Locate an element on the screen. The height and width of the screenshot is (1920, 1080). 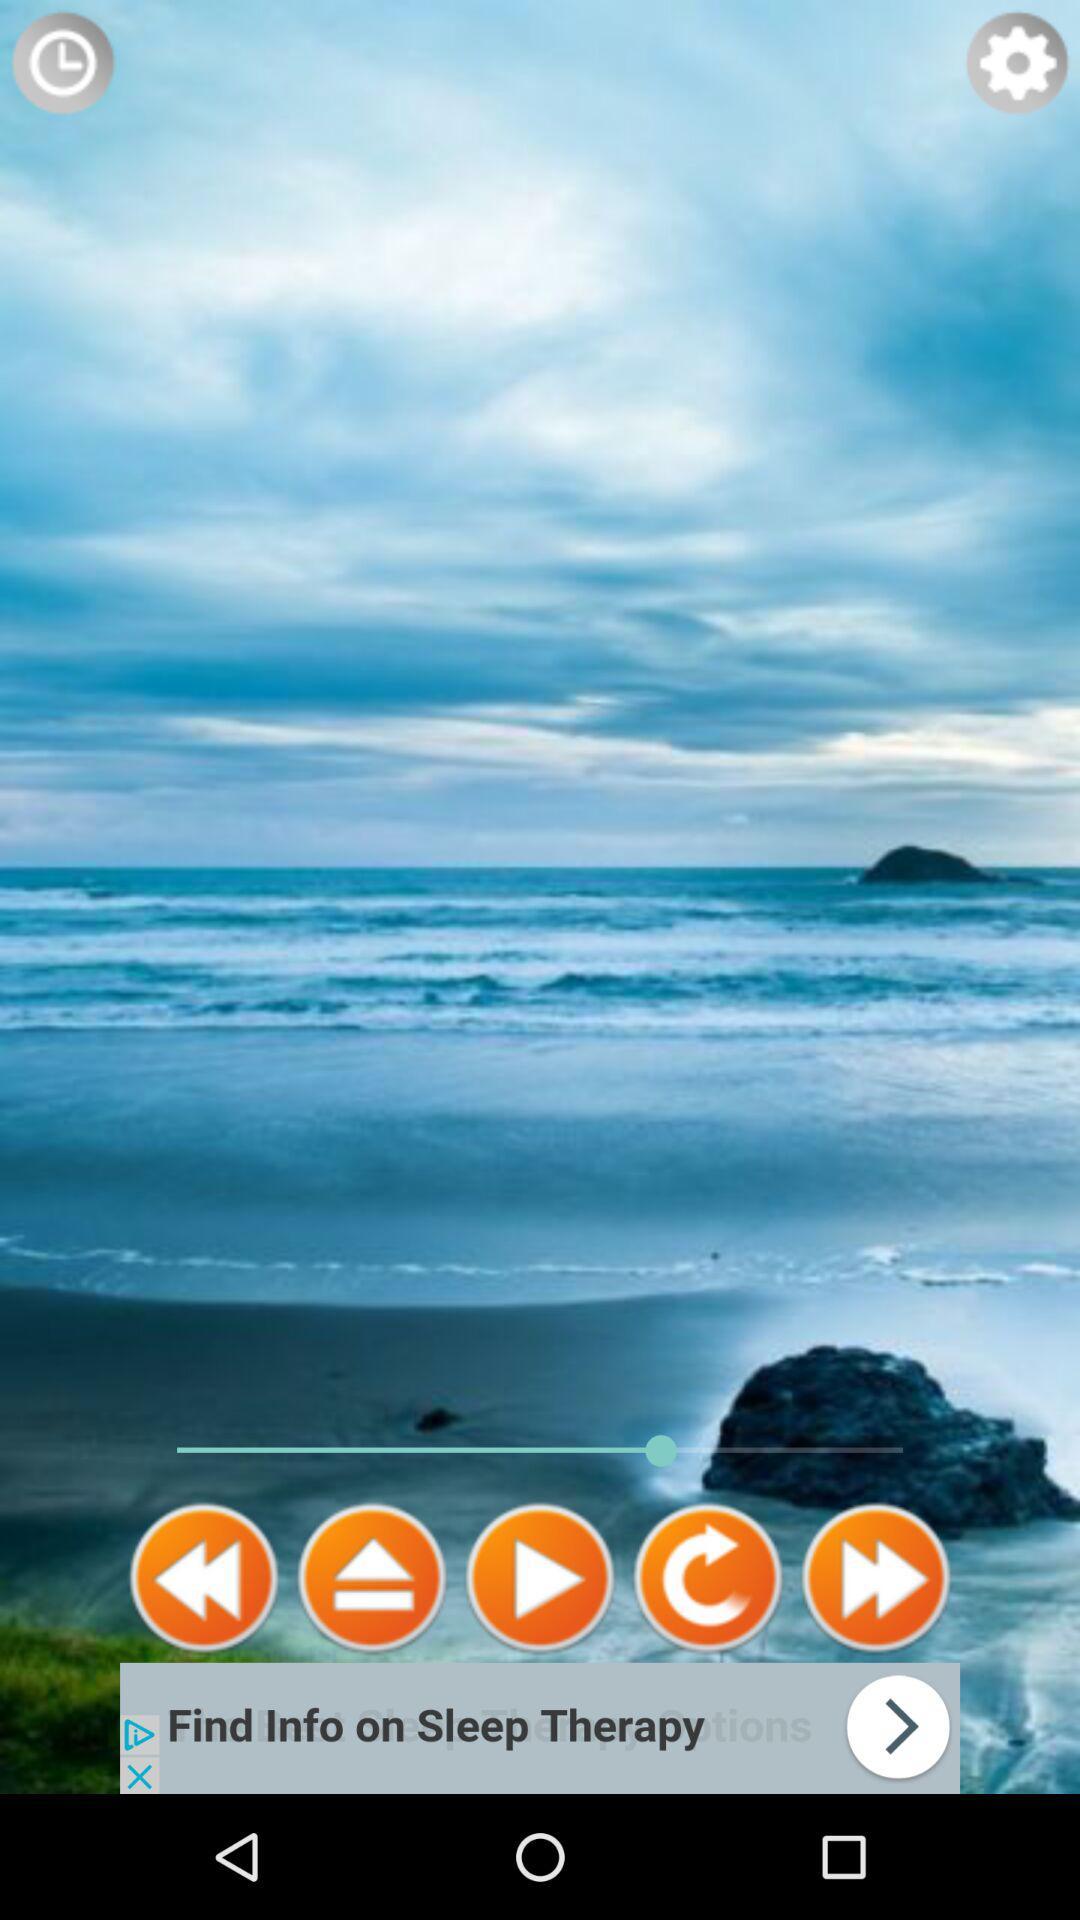
show settings is located at coordinates (1017, 62).